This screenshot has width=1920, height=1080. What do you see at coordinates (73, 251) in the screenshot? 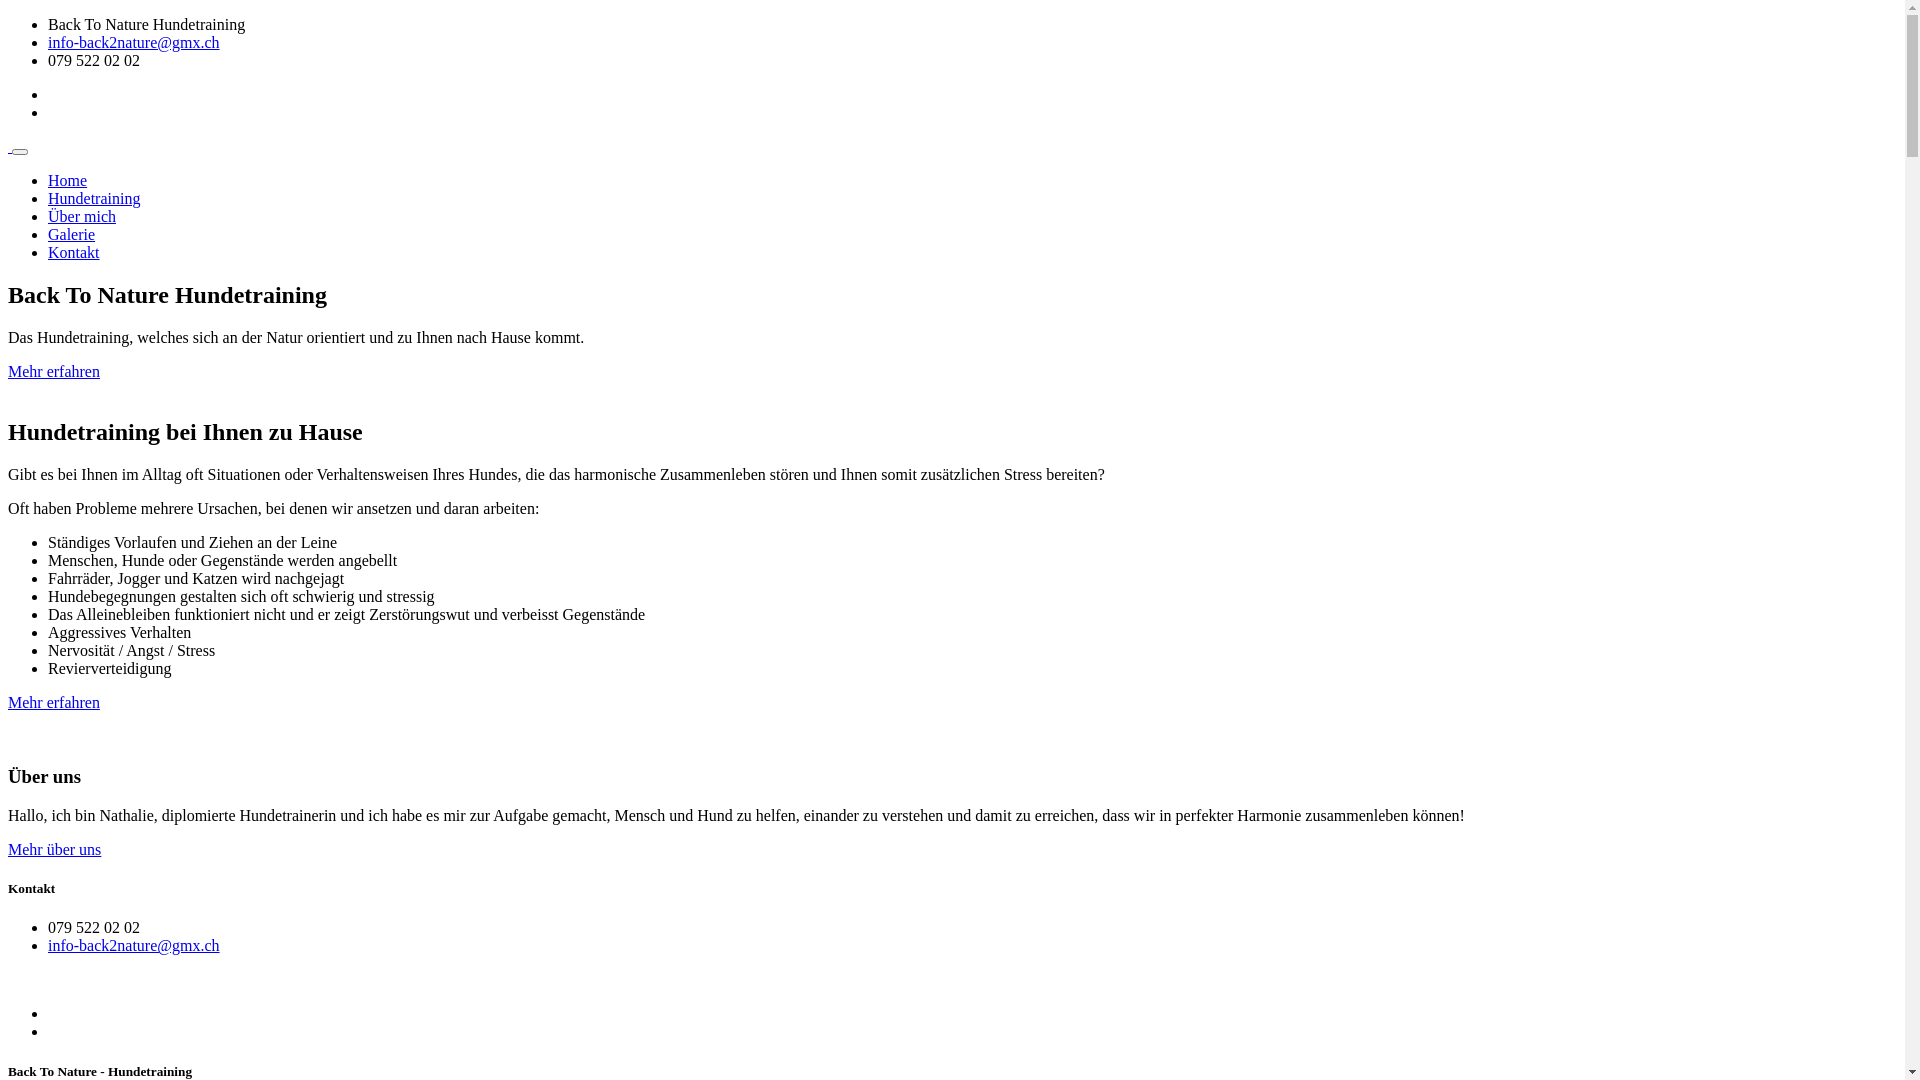
I see `'Kontakt'` at bounding box center [73, 251].